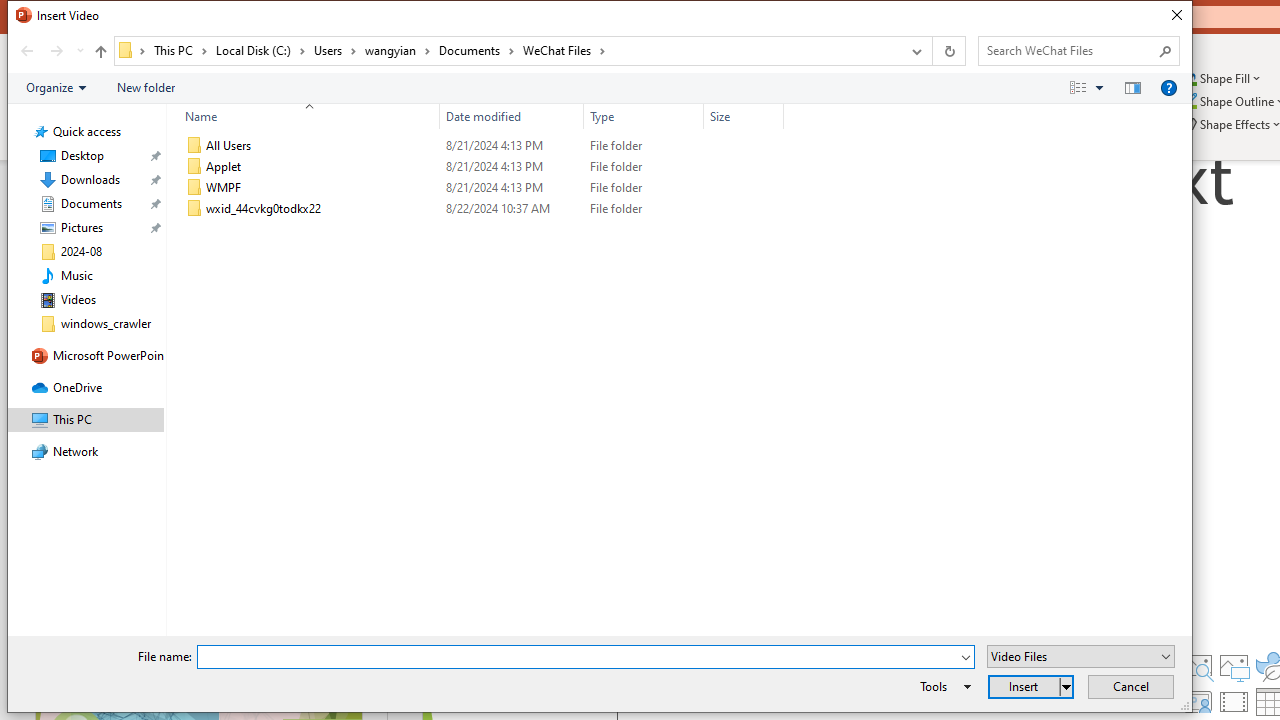  Describe the element at coordinates (56, 86) in the screenshot. I see `'Organize'` at that location.